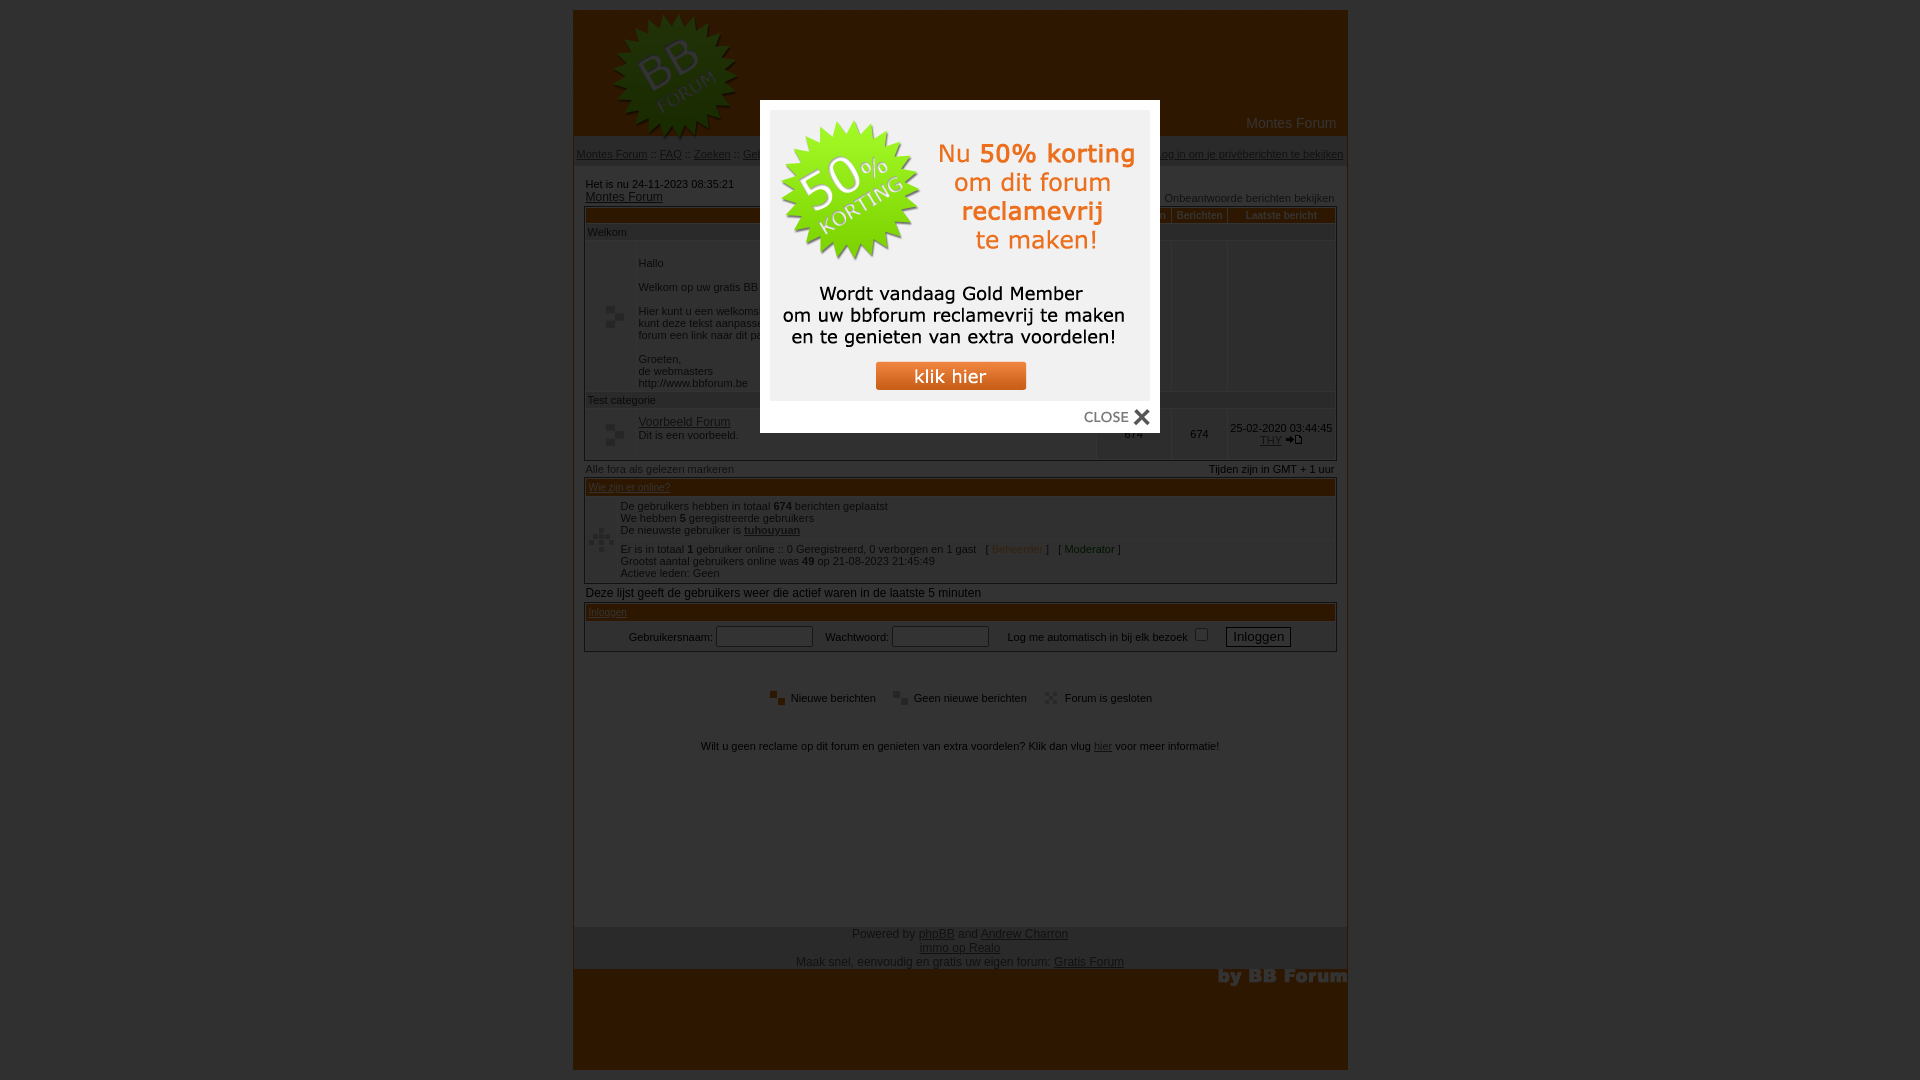 The image size is (1920, 1080). Describe the element at coordinates (935, 933) in the screenshot. I see `'phpBB'` at that location.